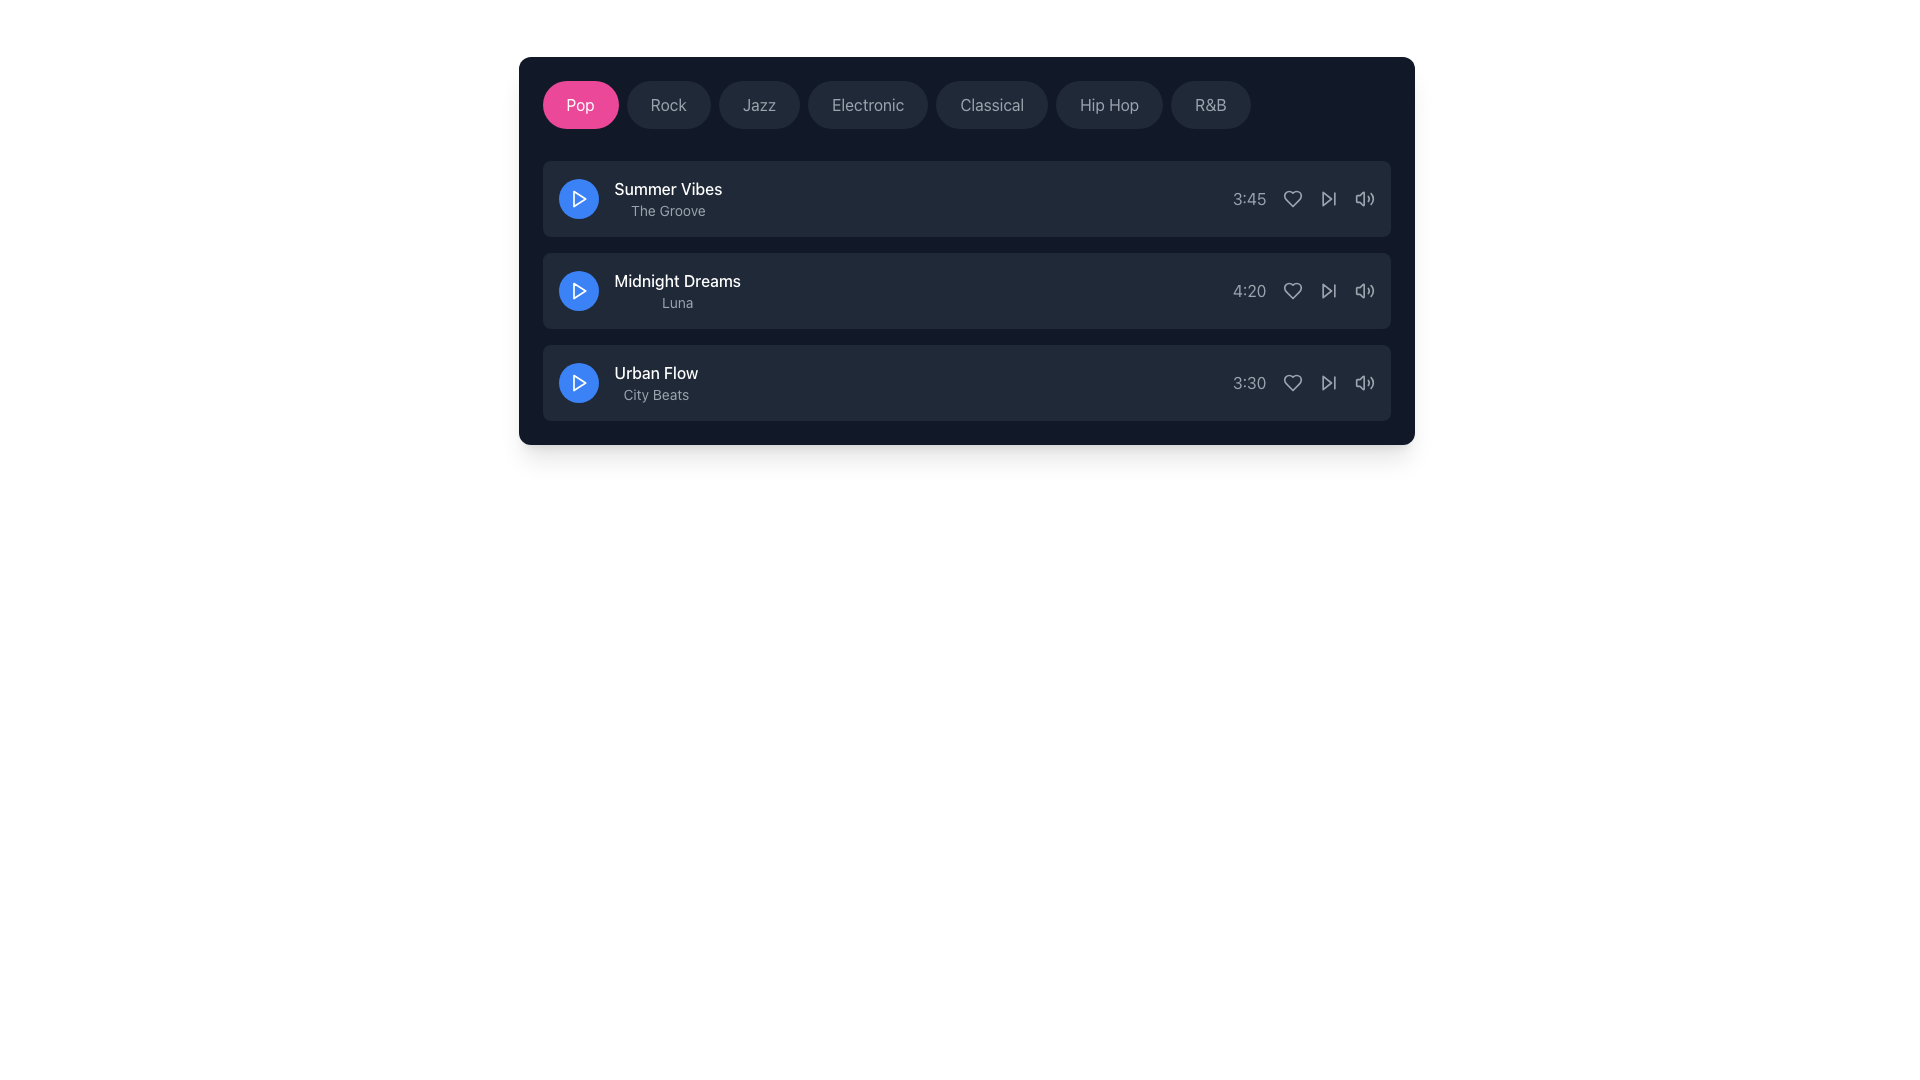 The image size is (1920, 1080). Describe the element at coordinates (677, 290) in the screenshot. I see `the title and artist name display component located in the second row of the vertically listed menu` at that location.